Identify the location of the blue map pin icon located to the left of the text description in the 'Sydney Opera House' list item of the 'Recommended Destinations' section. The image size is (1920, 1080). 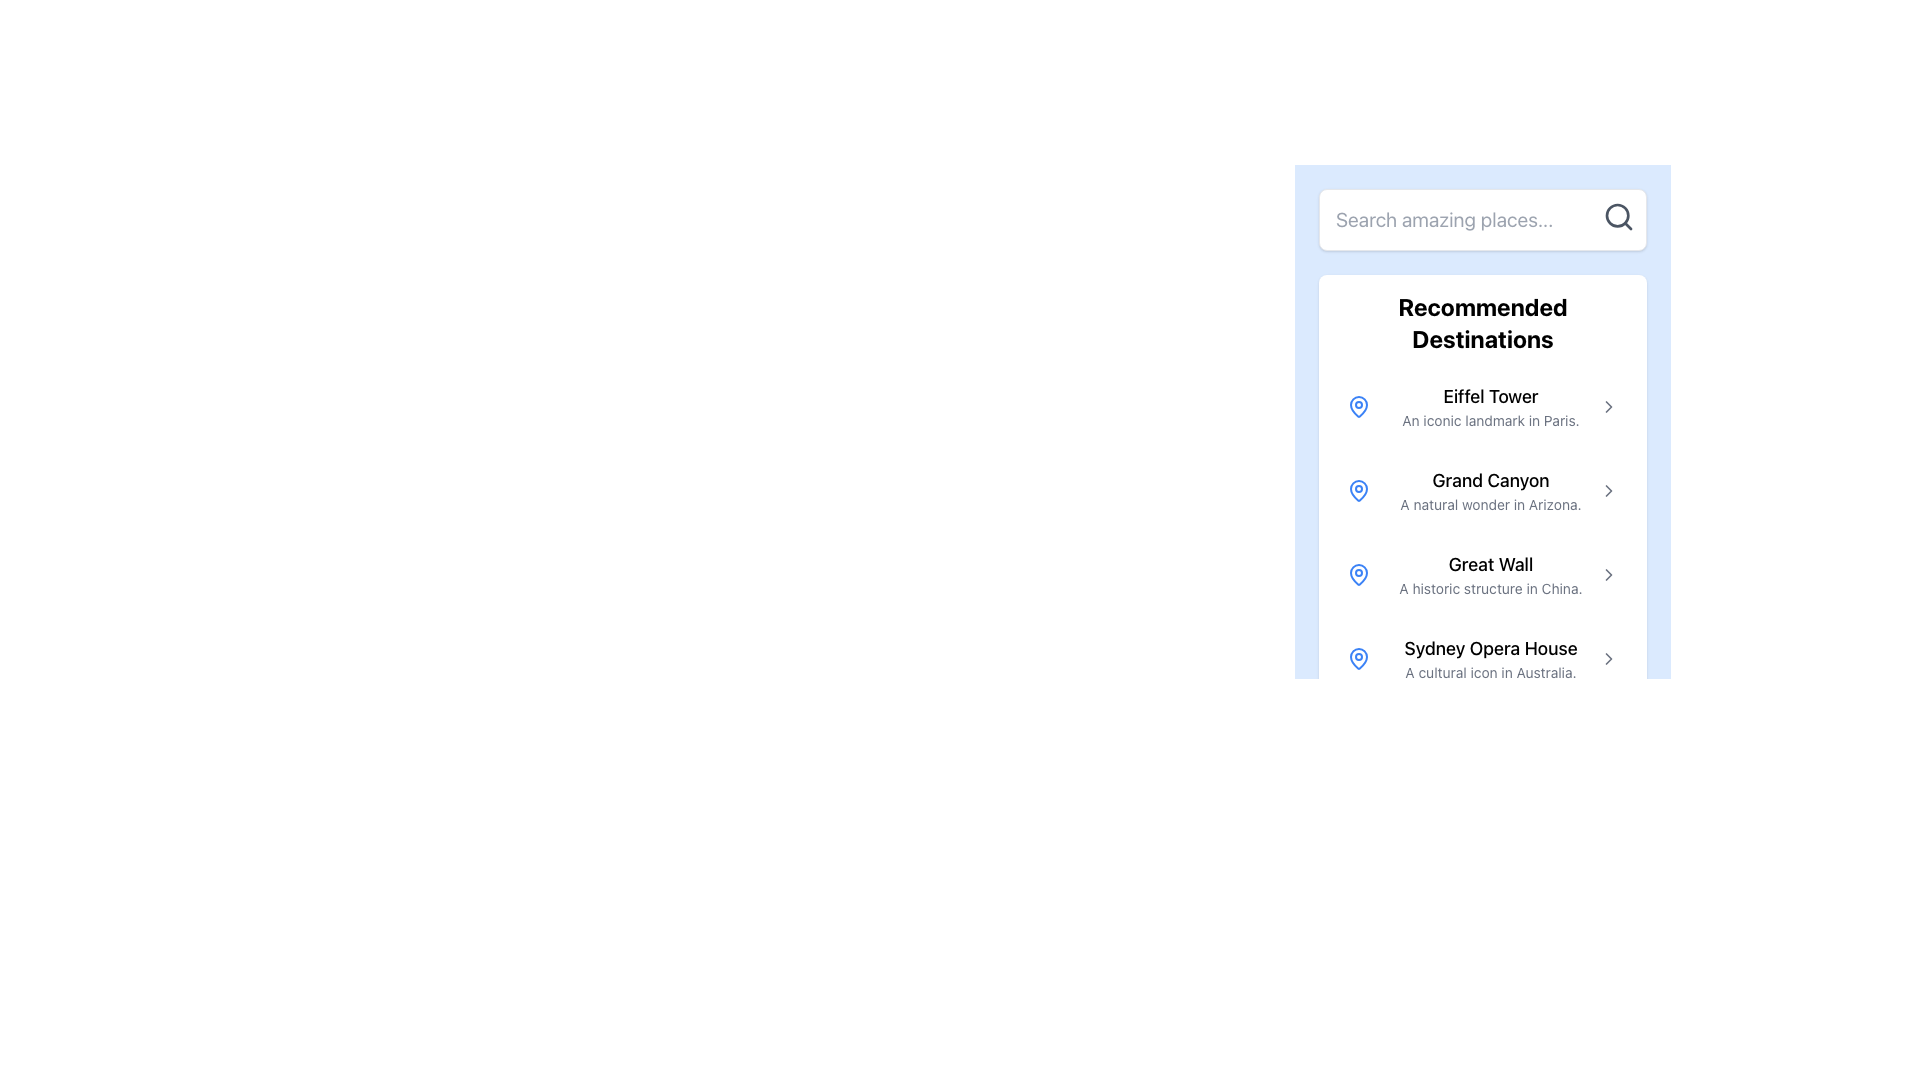
(1358, 659).